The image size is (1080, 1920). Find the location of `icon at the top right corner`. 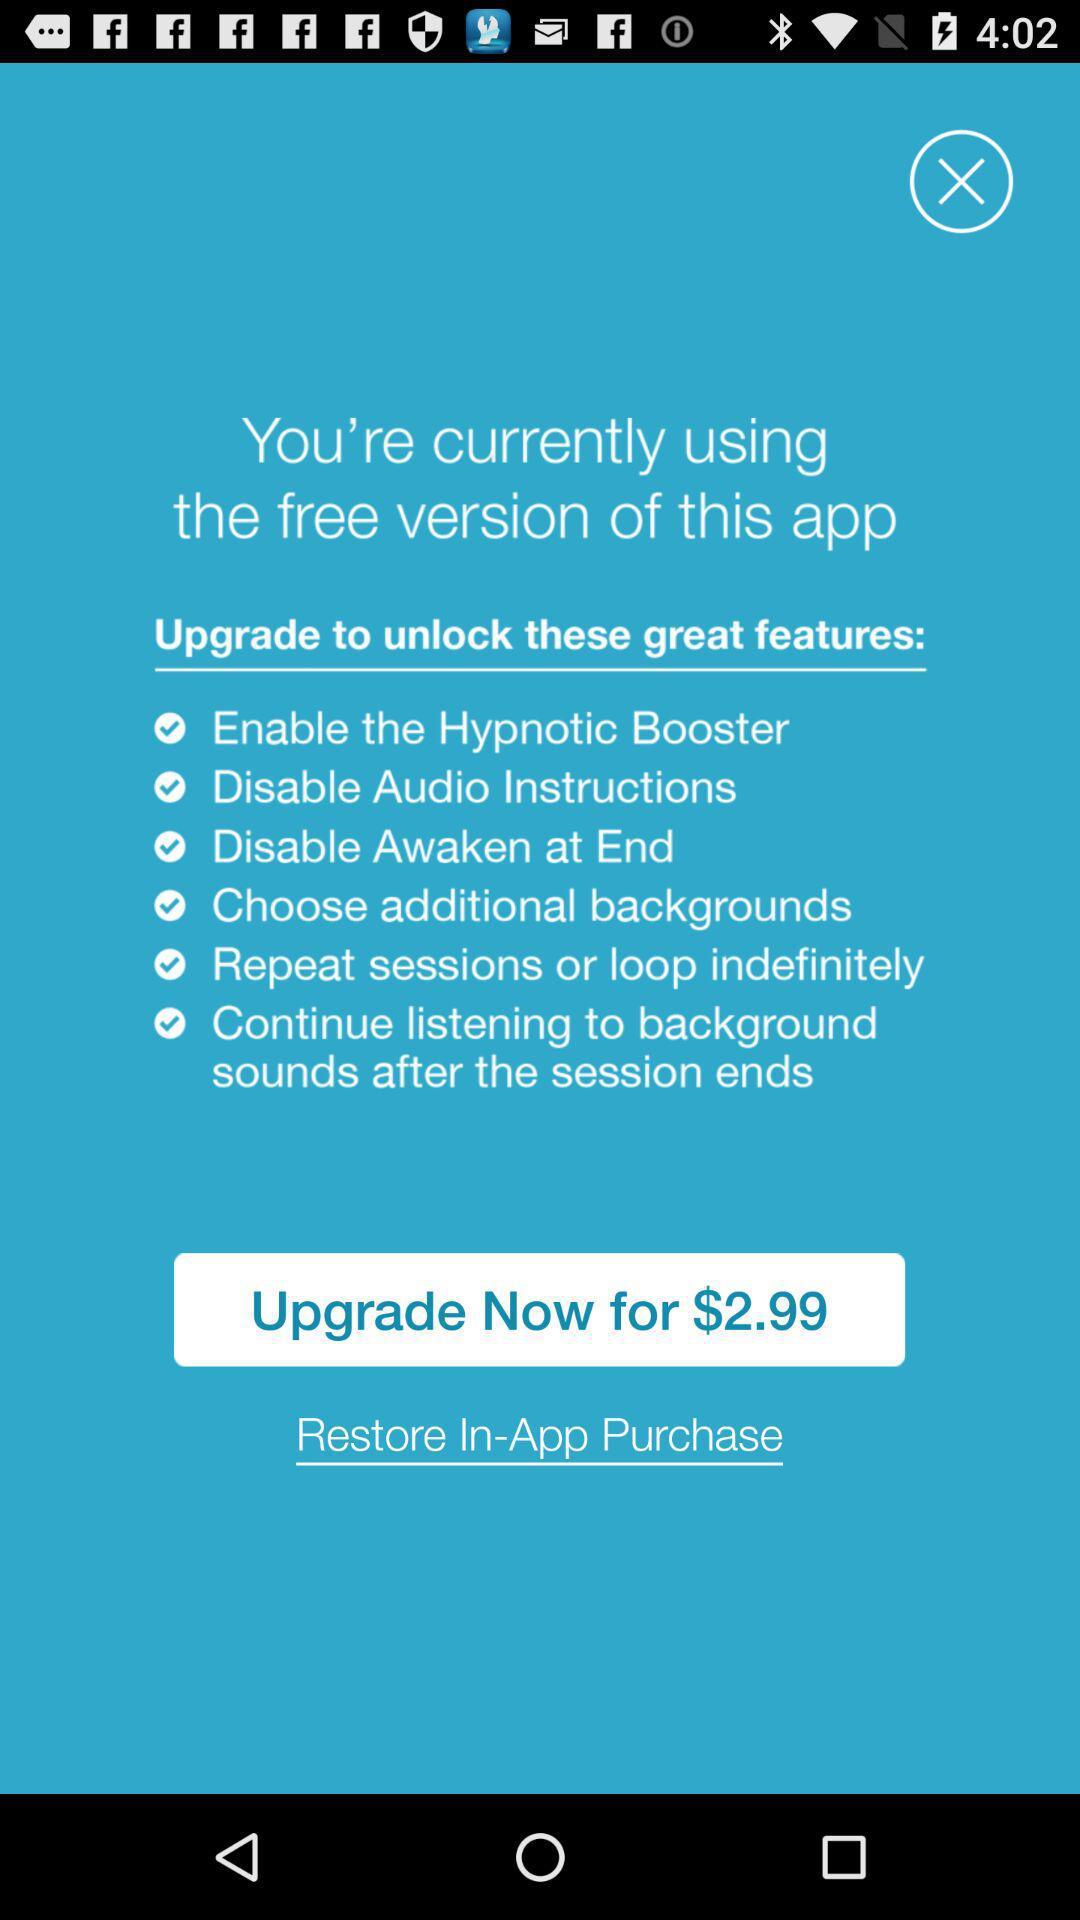

icon at the top right corner is located at coordinates (960, 181).